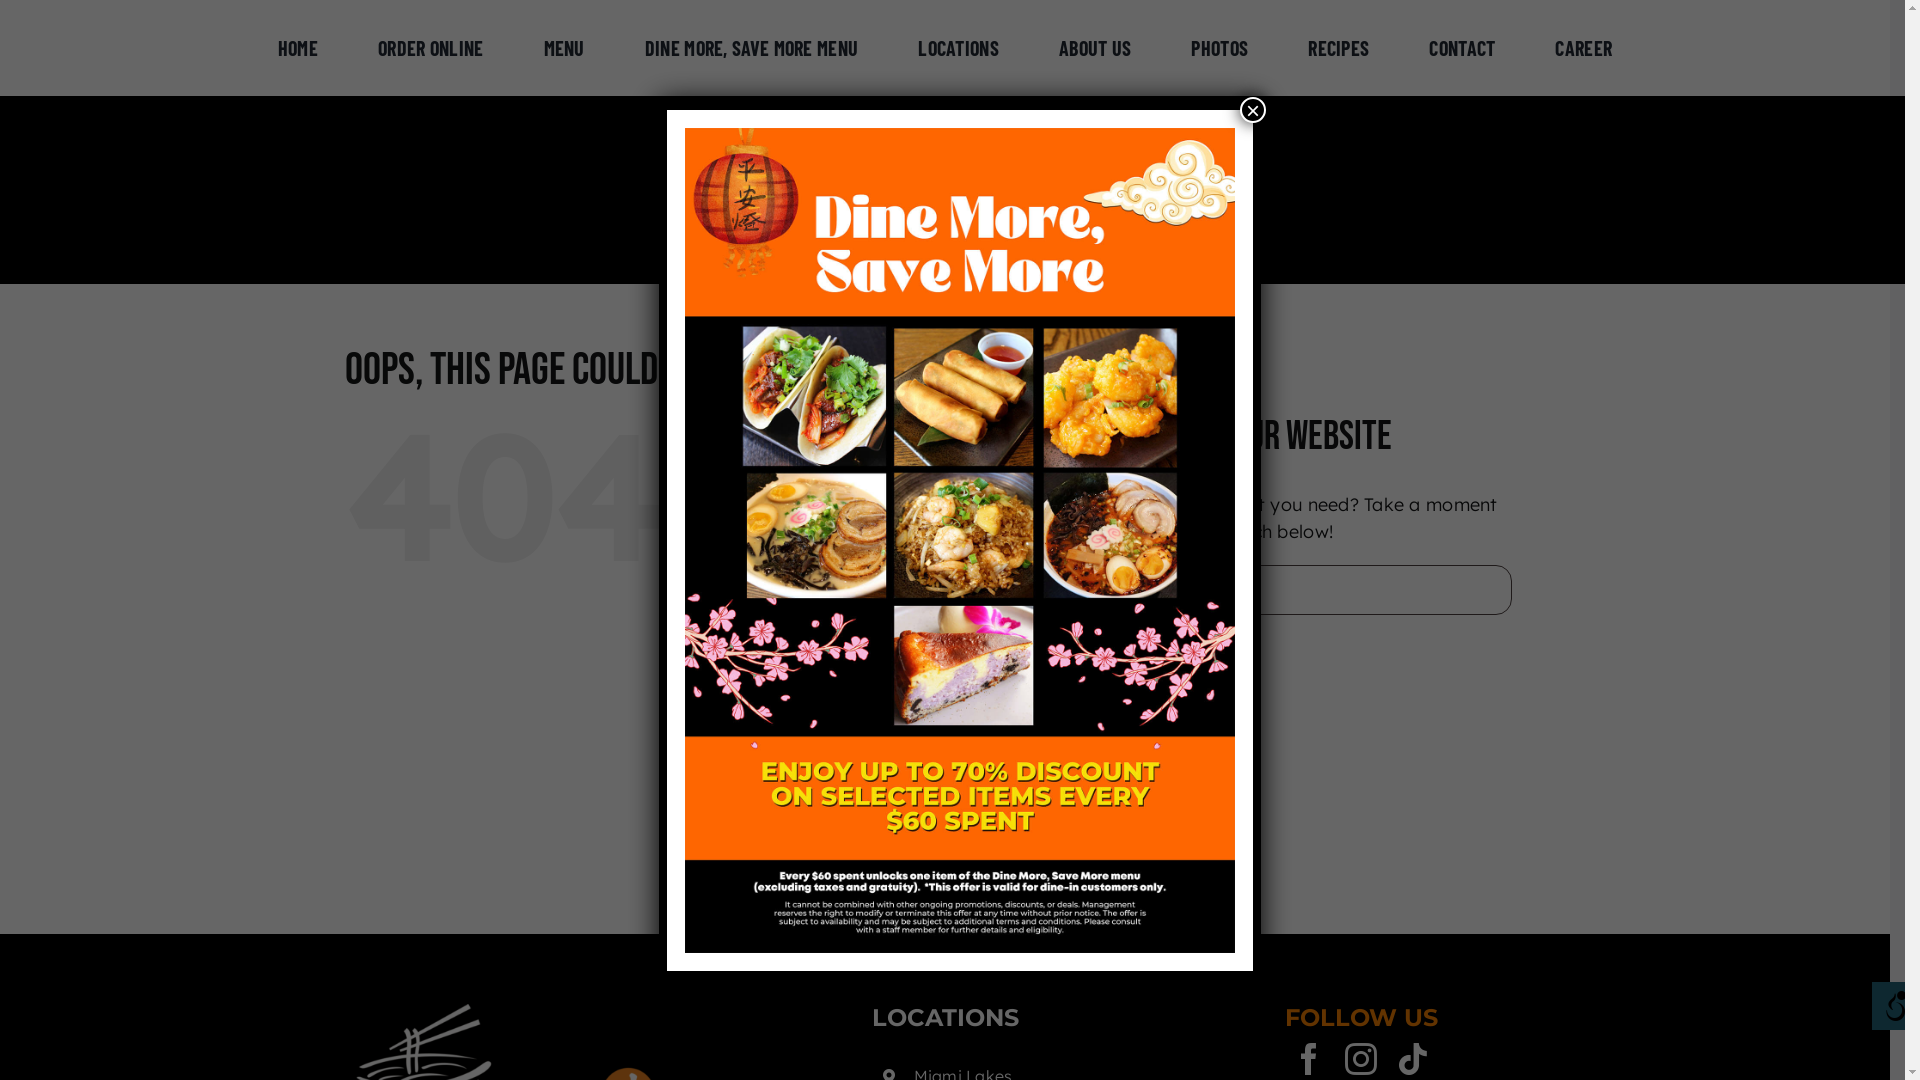 The image size is (1920, 1080). I want to click on 'Career', so click(866, 853).